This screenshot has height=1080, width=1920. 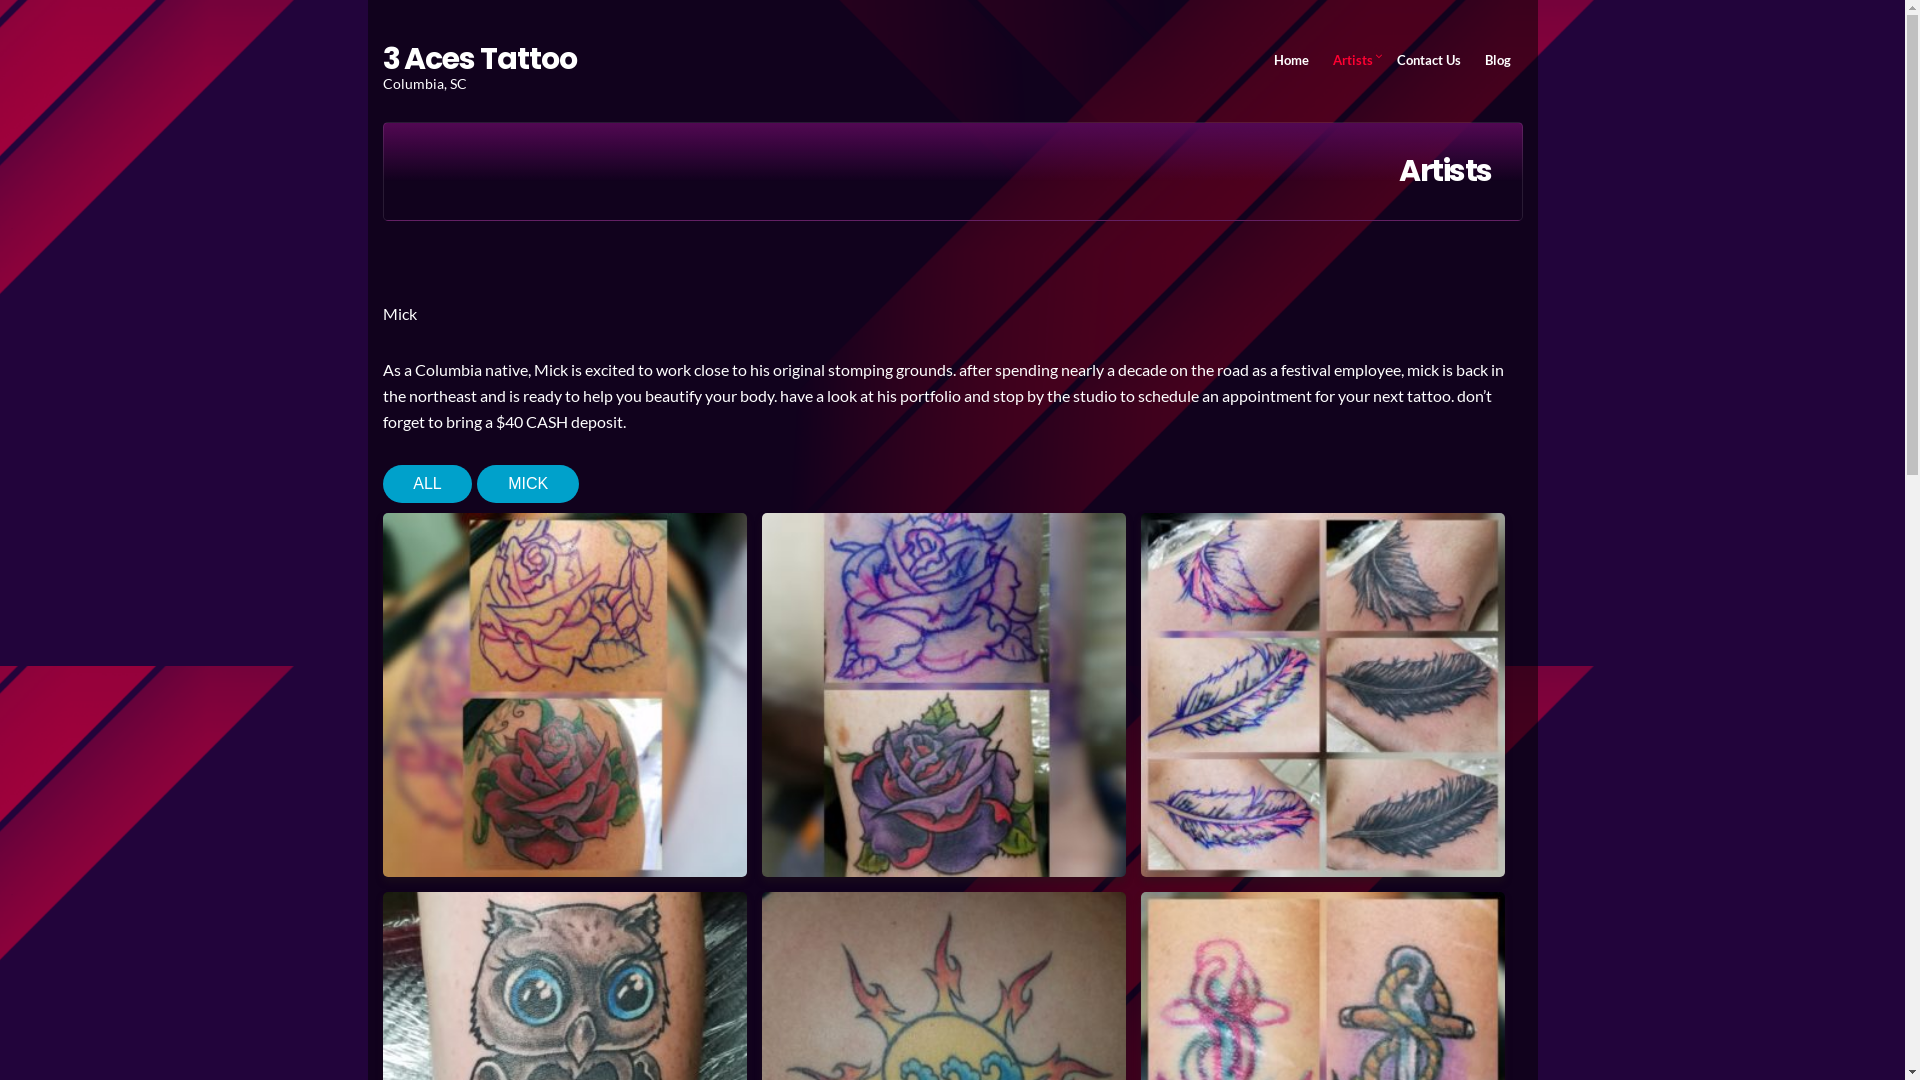 What do you see at coordinates (1497, 59) in the screenshot?
I see `'Blog'` at bounding box center [1497, 59].